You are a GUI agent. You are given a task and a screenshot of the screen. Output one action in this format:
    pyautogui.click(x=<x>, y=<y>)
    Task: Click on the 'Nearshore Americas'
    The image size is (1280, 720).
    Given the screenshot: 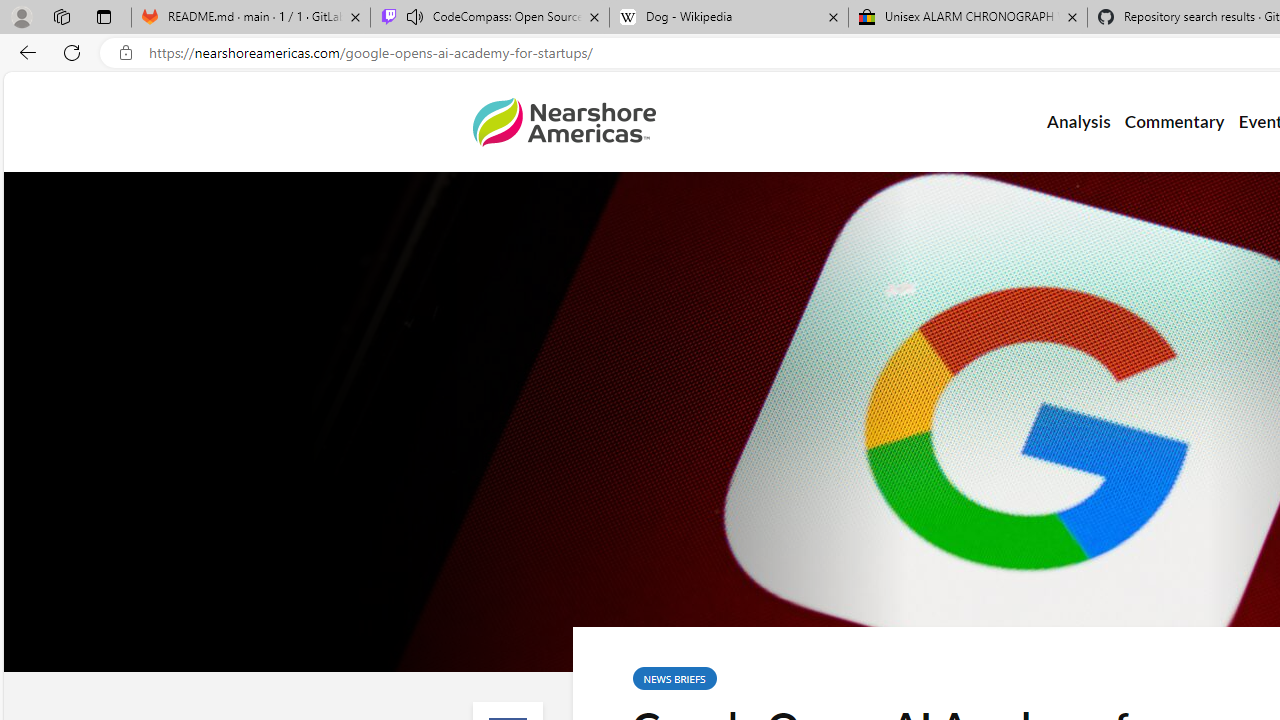 What is the action you would take?
    pyautogui.click(x=562, y=122)
    